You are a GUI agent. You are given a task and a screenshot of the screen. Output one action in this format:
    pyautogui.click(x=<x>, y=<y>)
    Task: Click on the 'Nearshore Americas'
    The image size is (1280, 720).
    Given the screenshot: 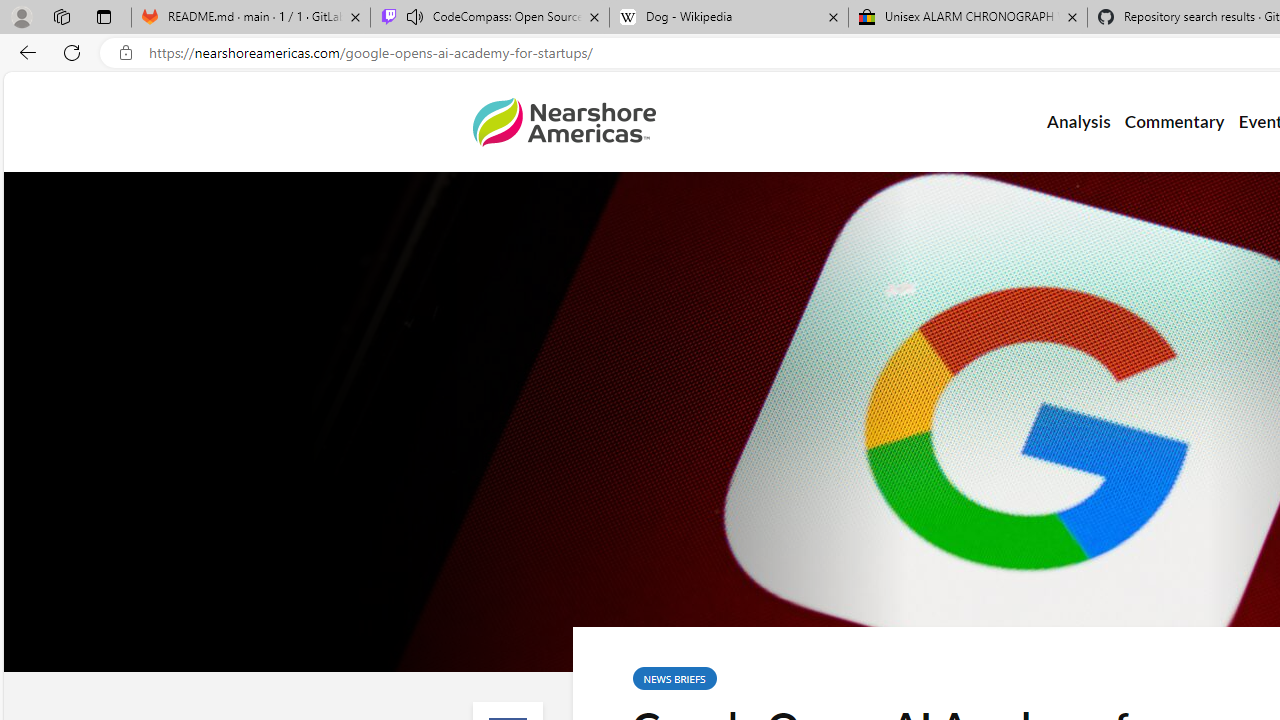 What is the action you would take?
    pyautogui.click(x=562, y=122)
    